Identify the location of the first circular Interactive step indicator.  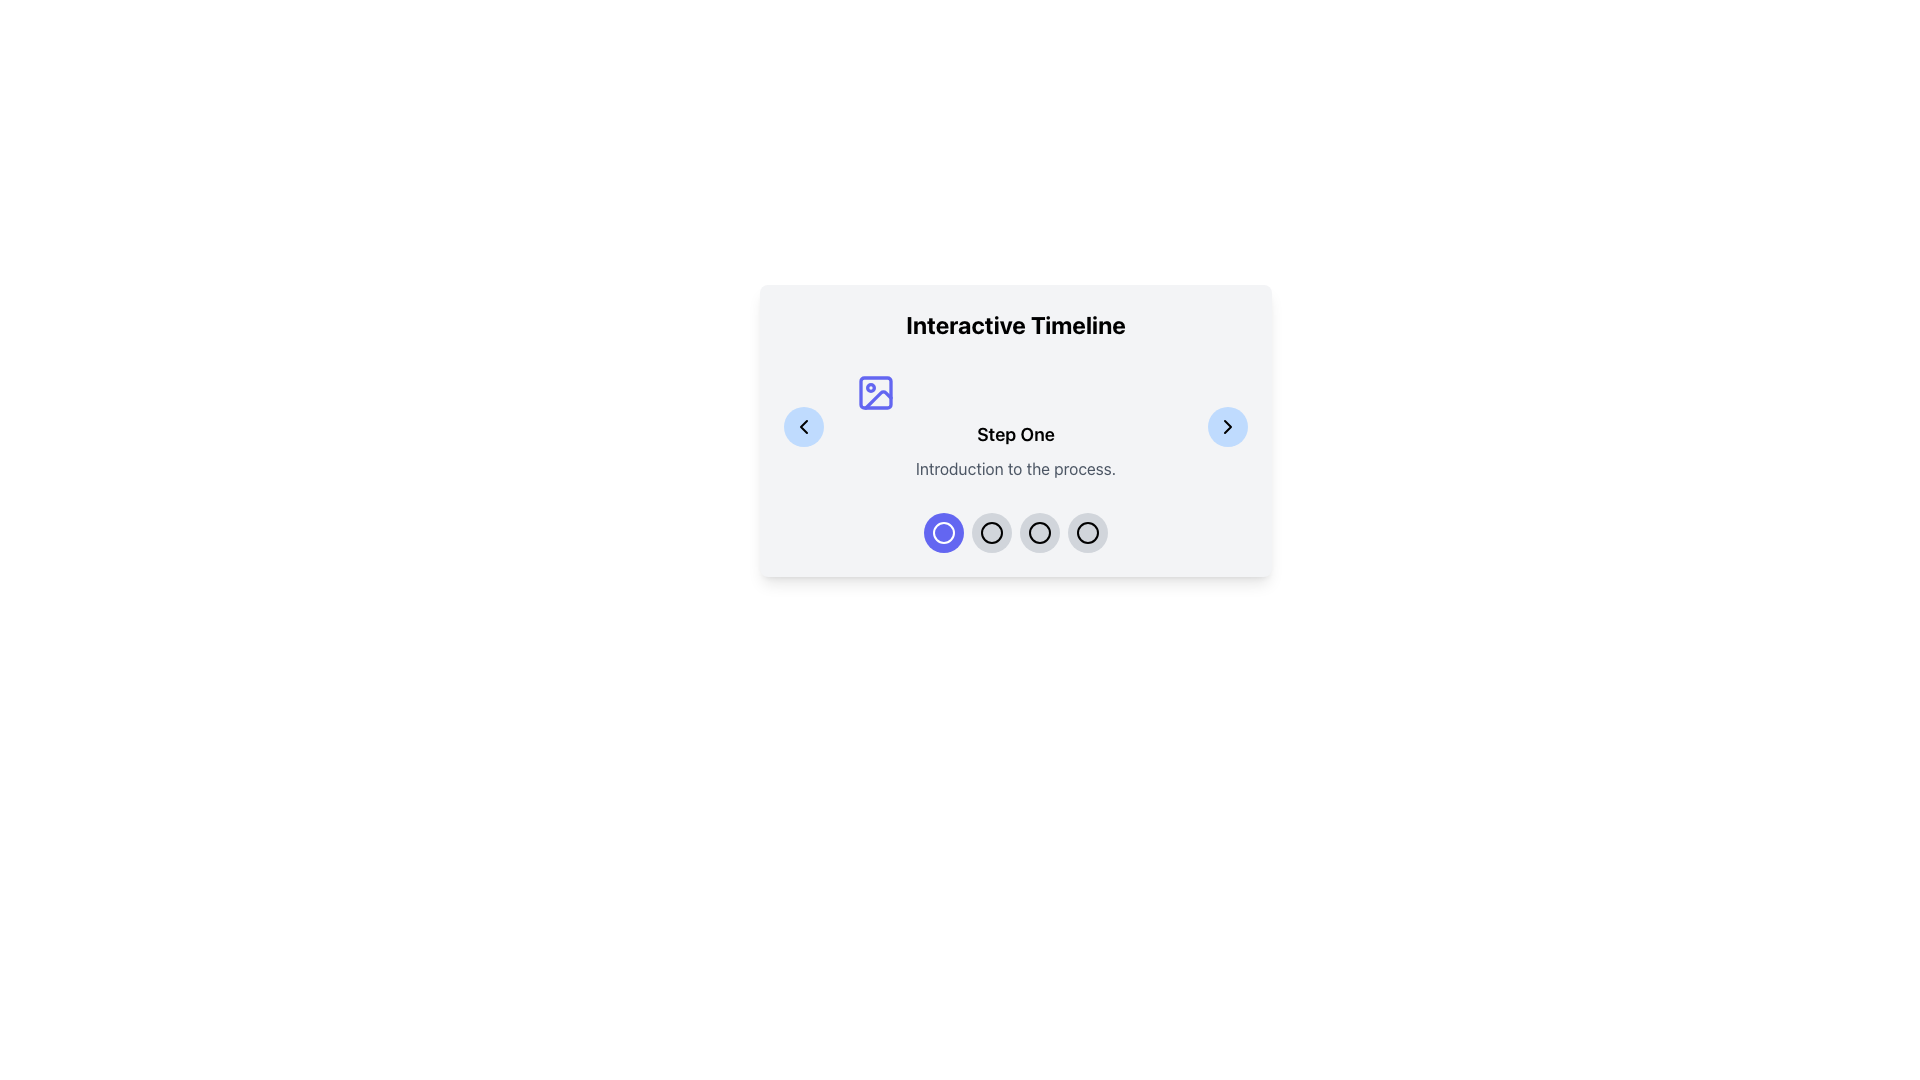
(943, 531).